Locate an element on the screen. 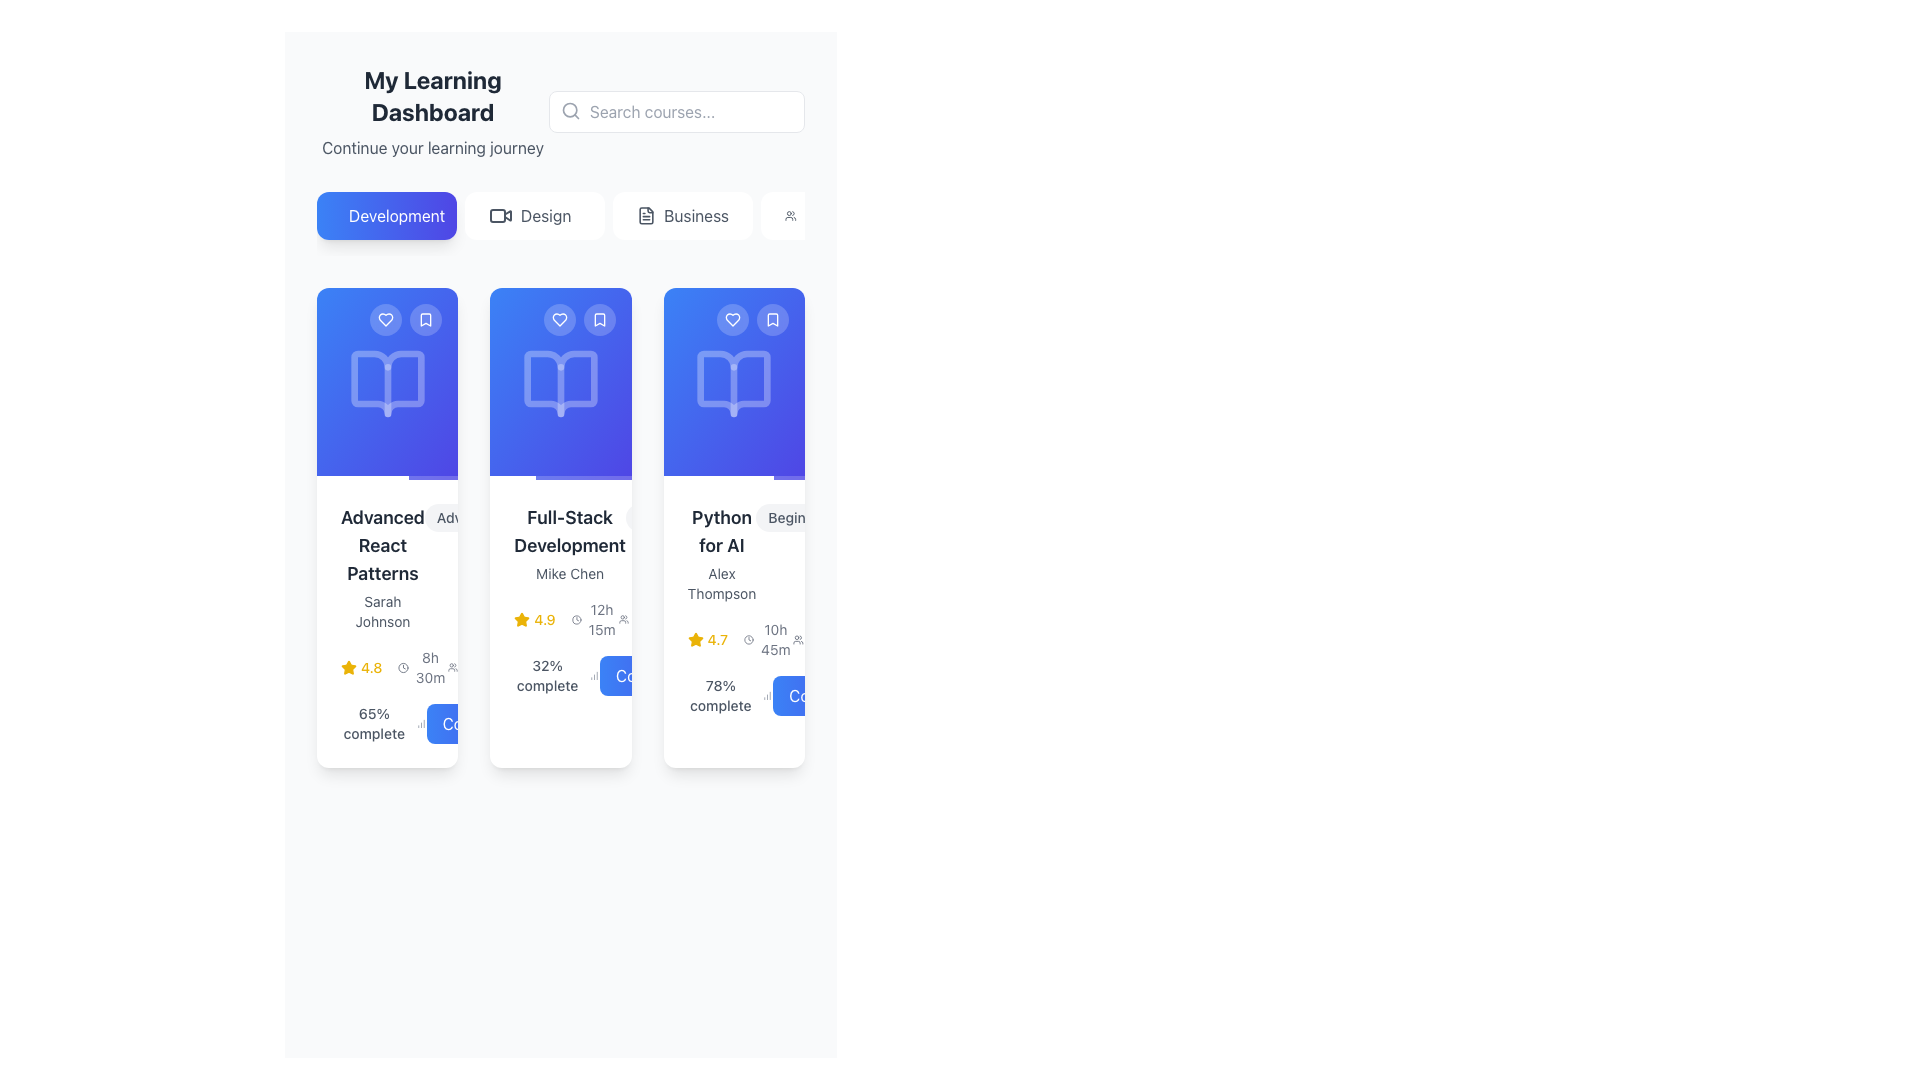 The height and width of the screenshot is (1080, 1920). the open book icon located on the leftmost card titled 'Advanced React Patterns' within the dashboard's triplet section is located at coordinates (387, 384).